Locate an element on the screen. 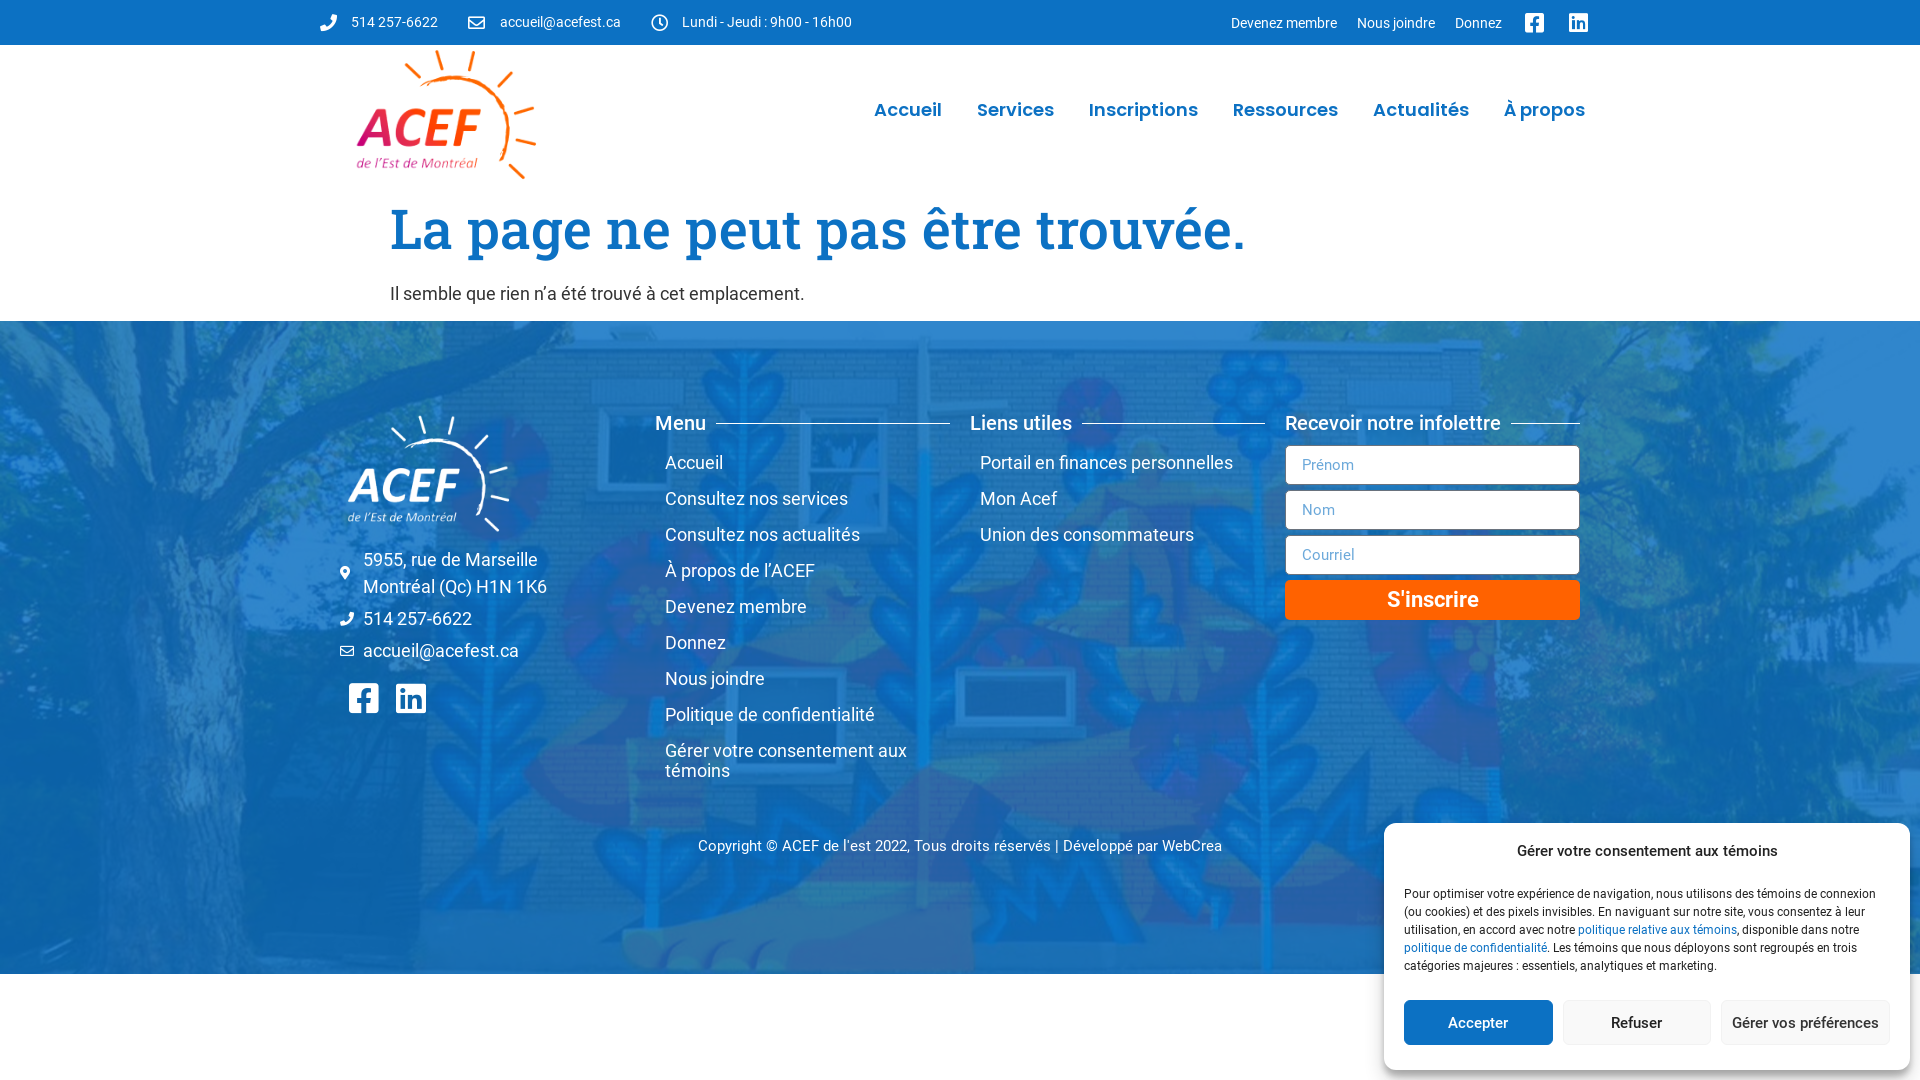 This screenshot has height=1080, width=1920. 'Mon Acef' is located at coordinates (1116, 497).